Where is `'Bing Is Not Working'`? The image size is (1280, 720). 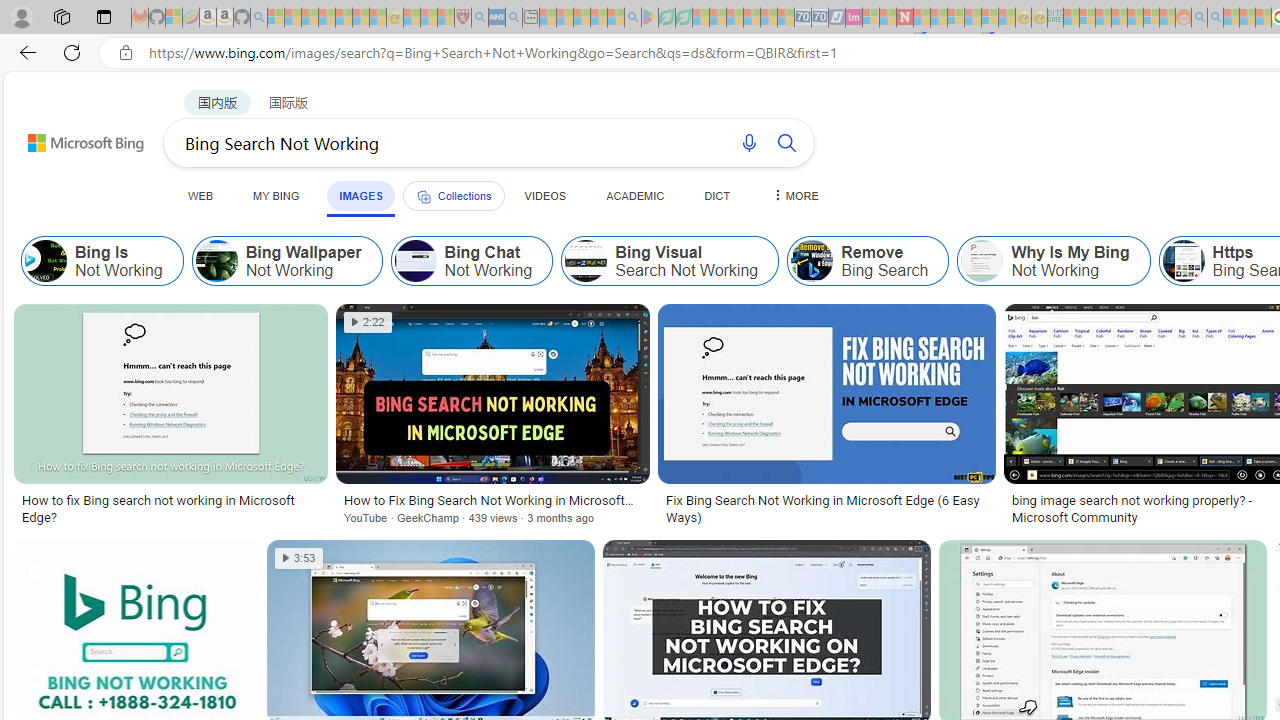 'Bing Is Not Working' is located at coordinates (46, 260).